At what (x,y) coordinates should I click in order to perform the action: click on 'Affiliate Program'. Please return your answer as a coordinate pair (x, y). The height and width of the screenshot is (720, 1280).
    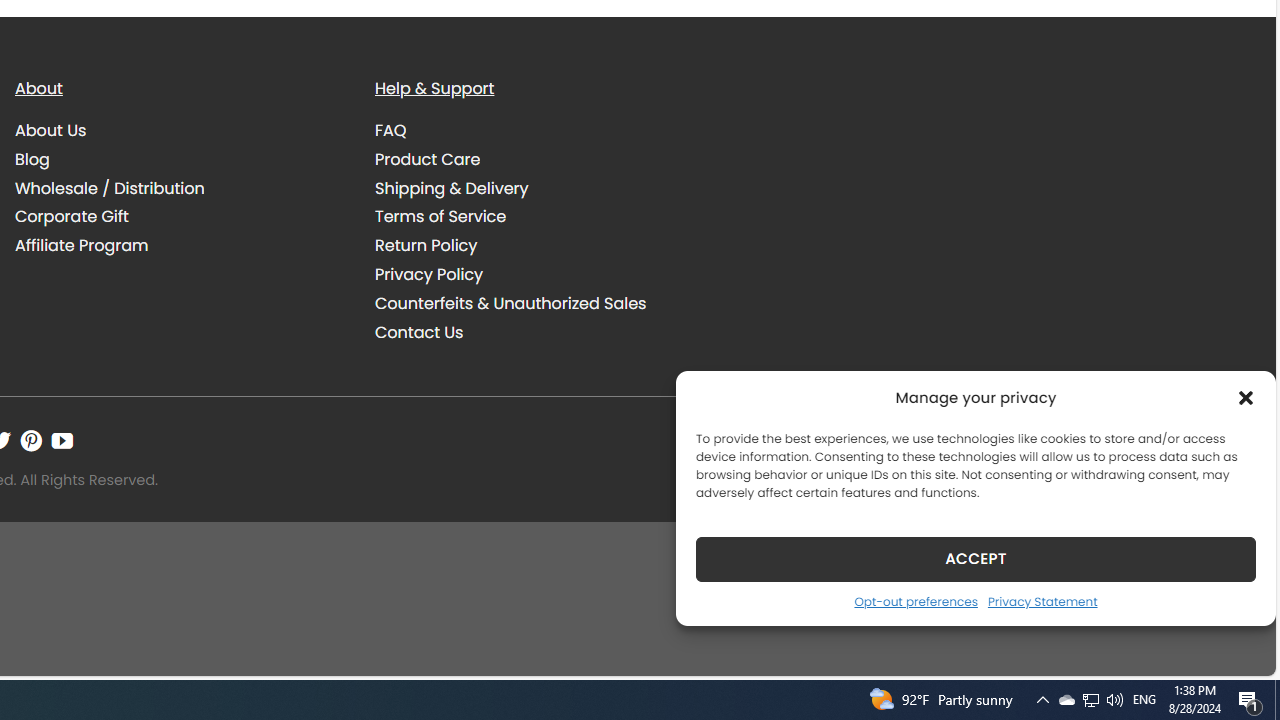
    Looking at the image, I should click on (180, 245).